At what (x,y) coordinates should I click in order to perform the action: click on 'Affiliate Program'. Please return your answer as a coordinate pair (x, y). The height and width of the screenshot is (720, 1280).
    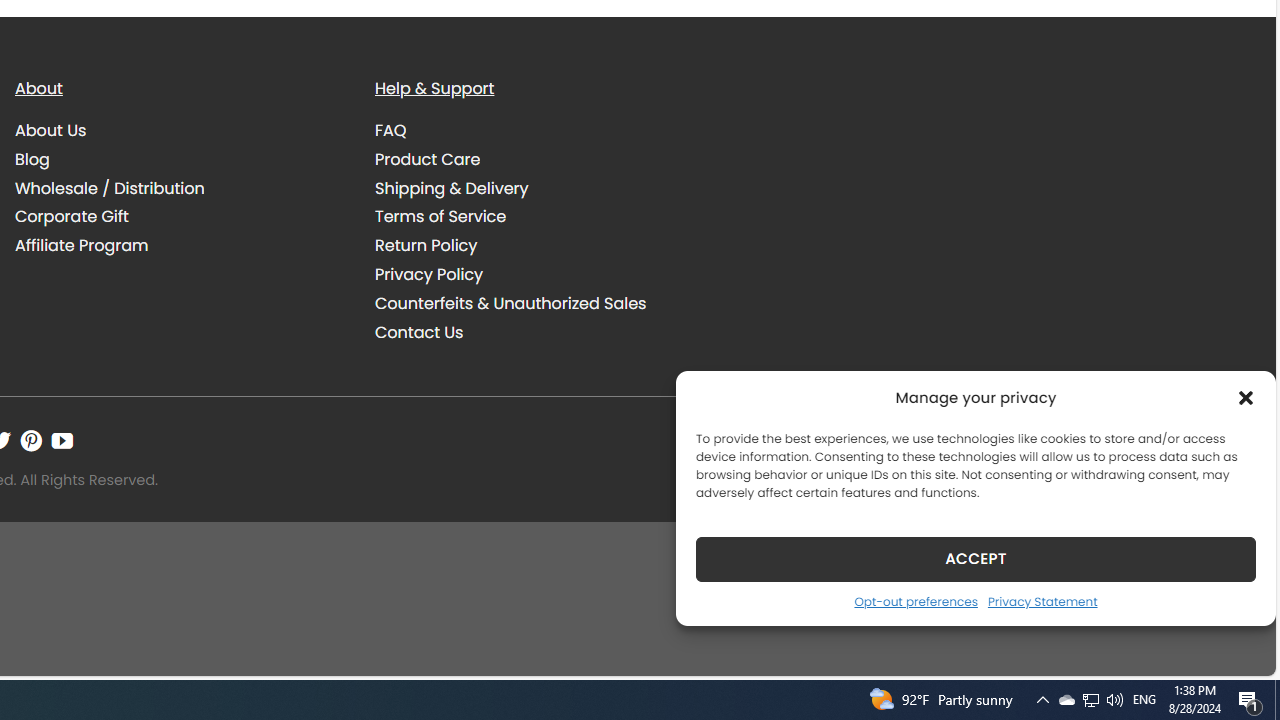
    Looking at the image, I should click on (180, 245).